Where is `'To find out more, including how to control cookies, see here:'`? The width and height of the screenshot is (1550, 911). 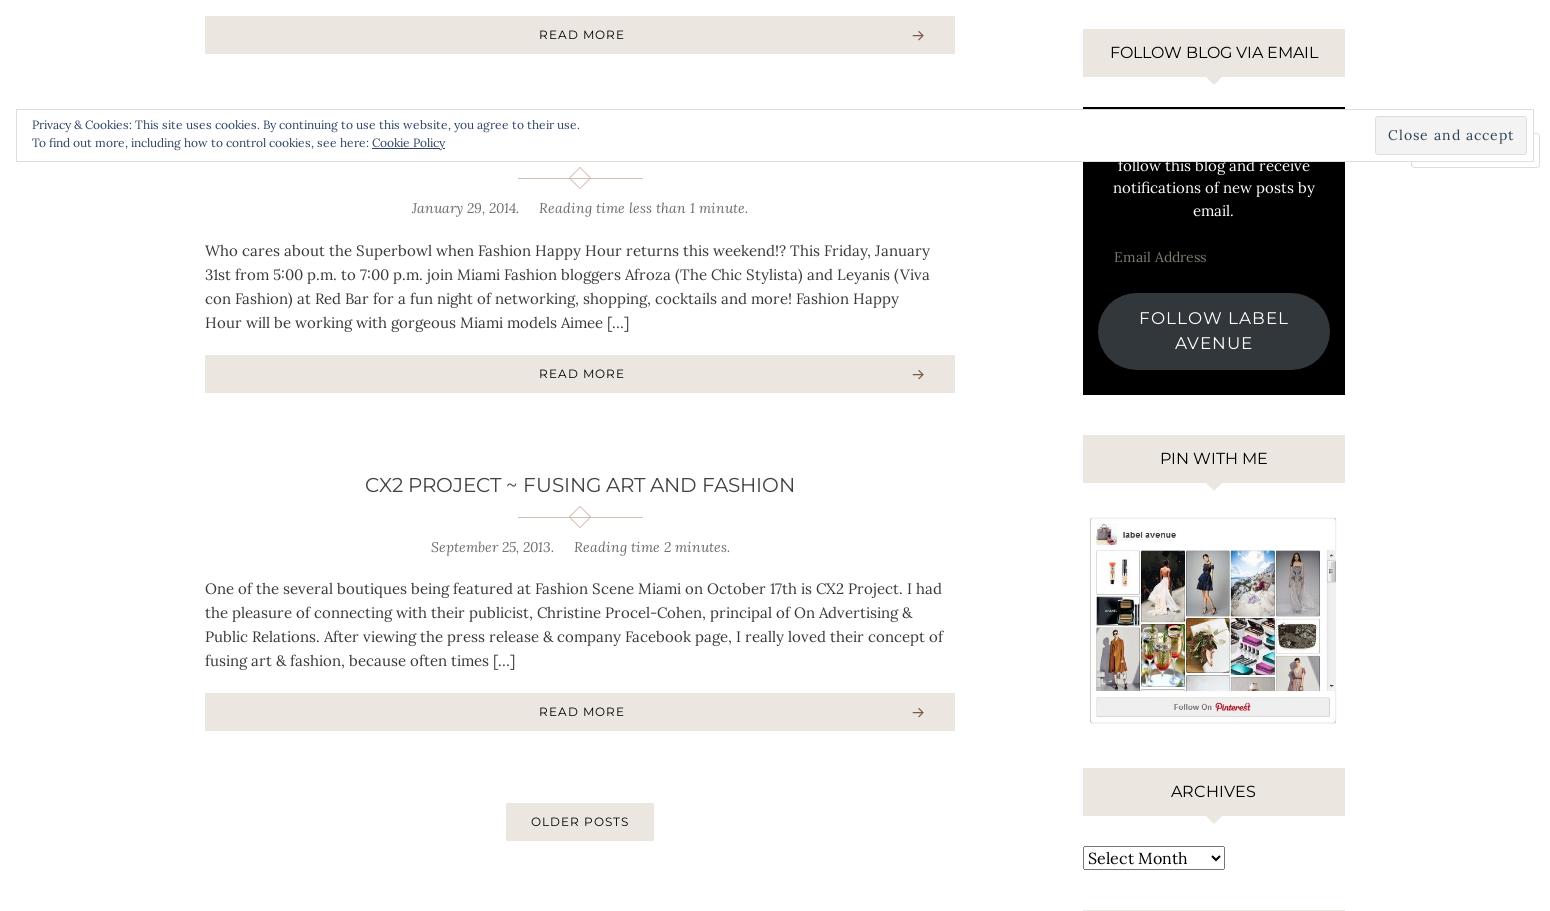 'To find out more, including how to control cookies, see here:' is located at coordinates (30, 142).